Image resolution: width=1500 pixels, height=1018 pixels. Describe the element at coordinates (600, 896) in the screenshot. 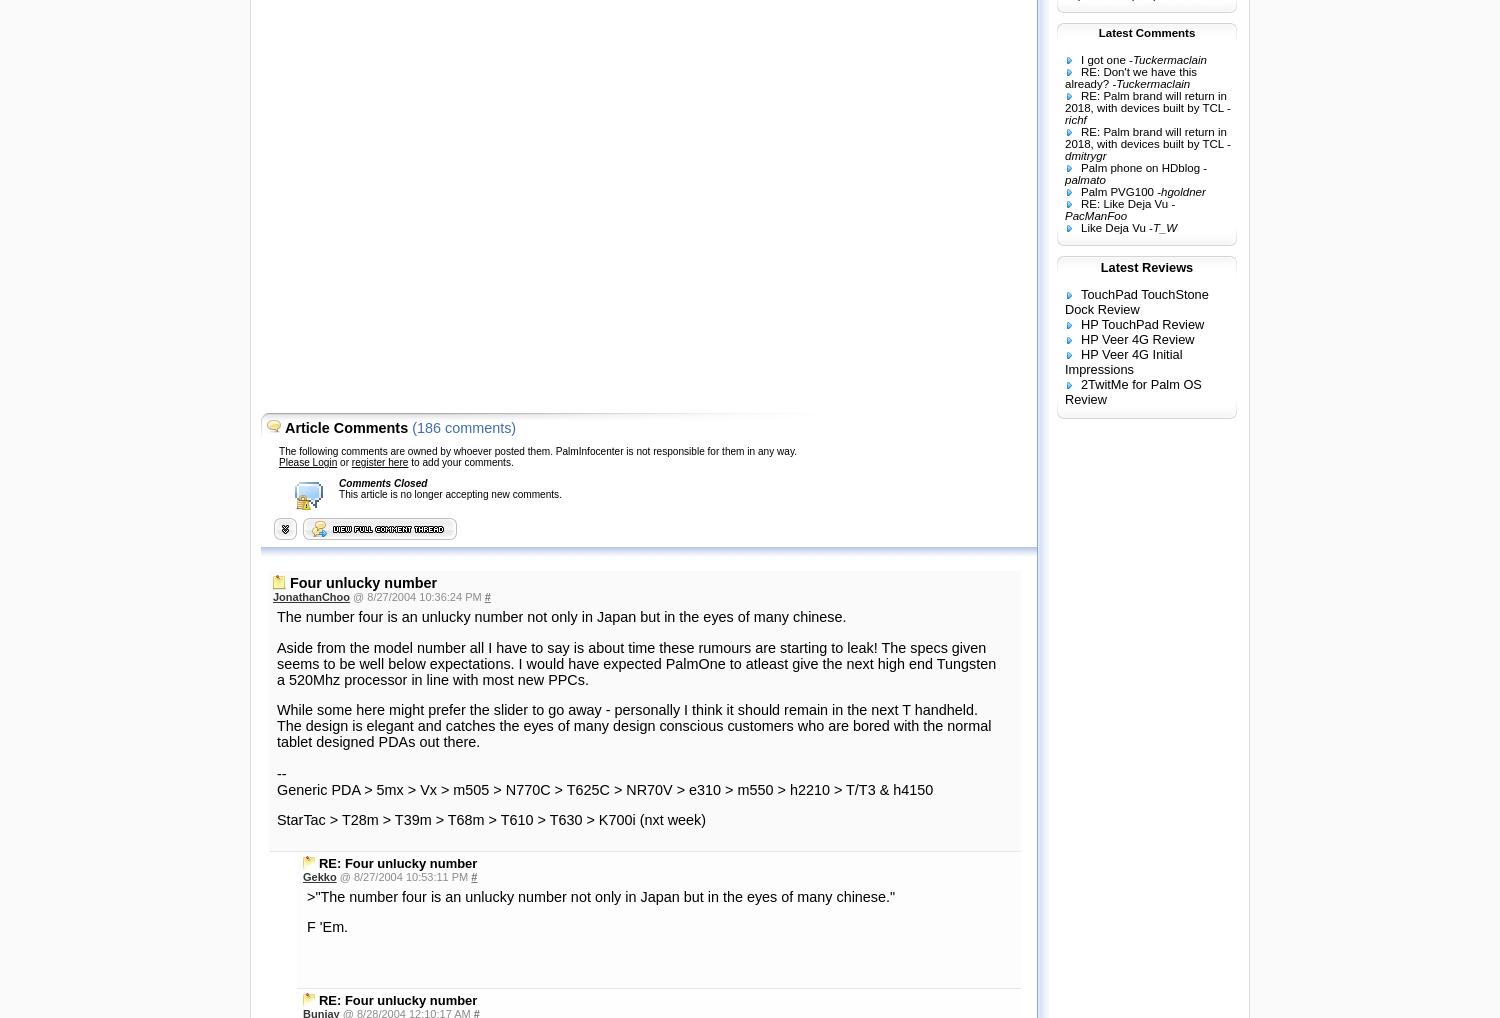

I see `'>"The number four is an unlucky number not only in Japan but in the eyes of many chinese."'` at that location.